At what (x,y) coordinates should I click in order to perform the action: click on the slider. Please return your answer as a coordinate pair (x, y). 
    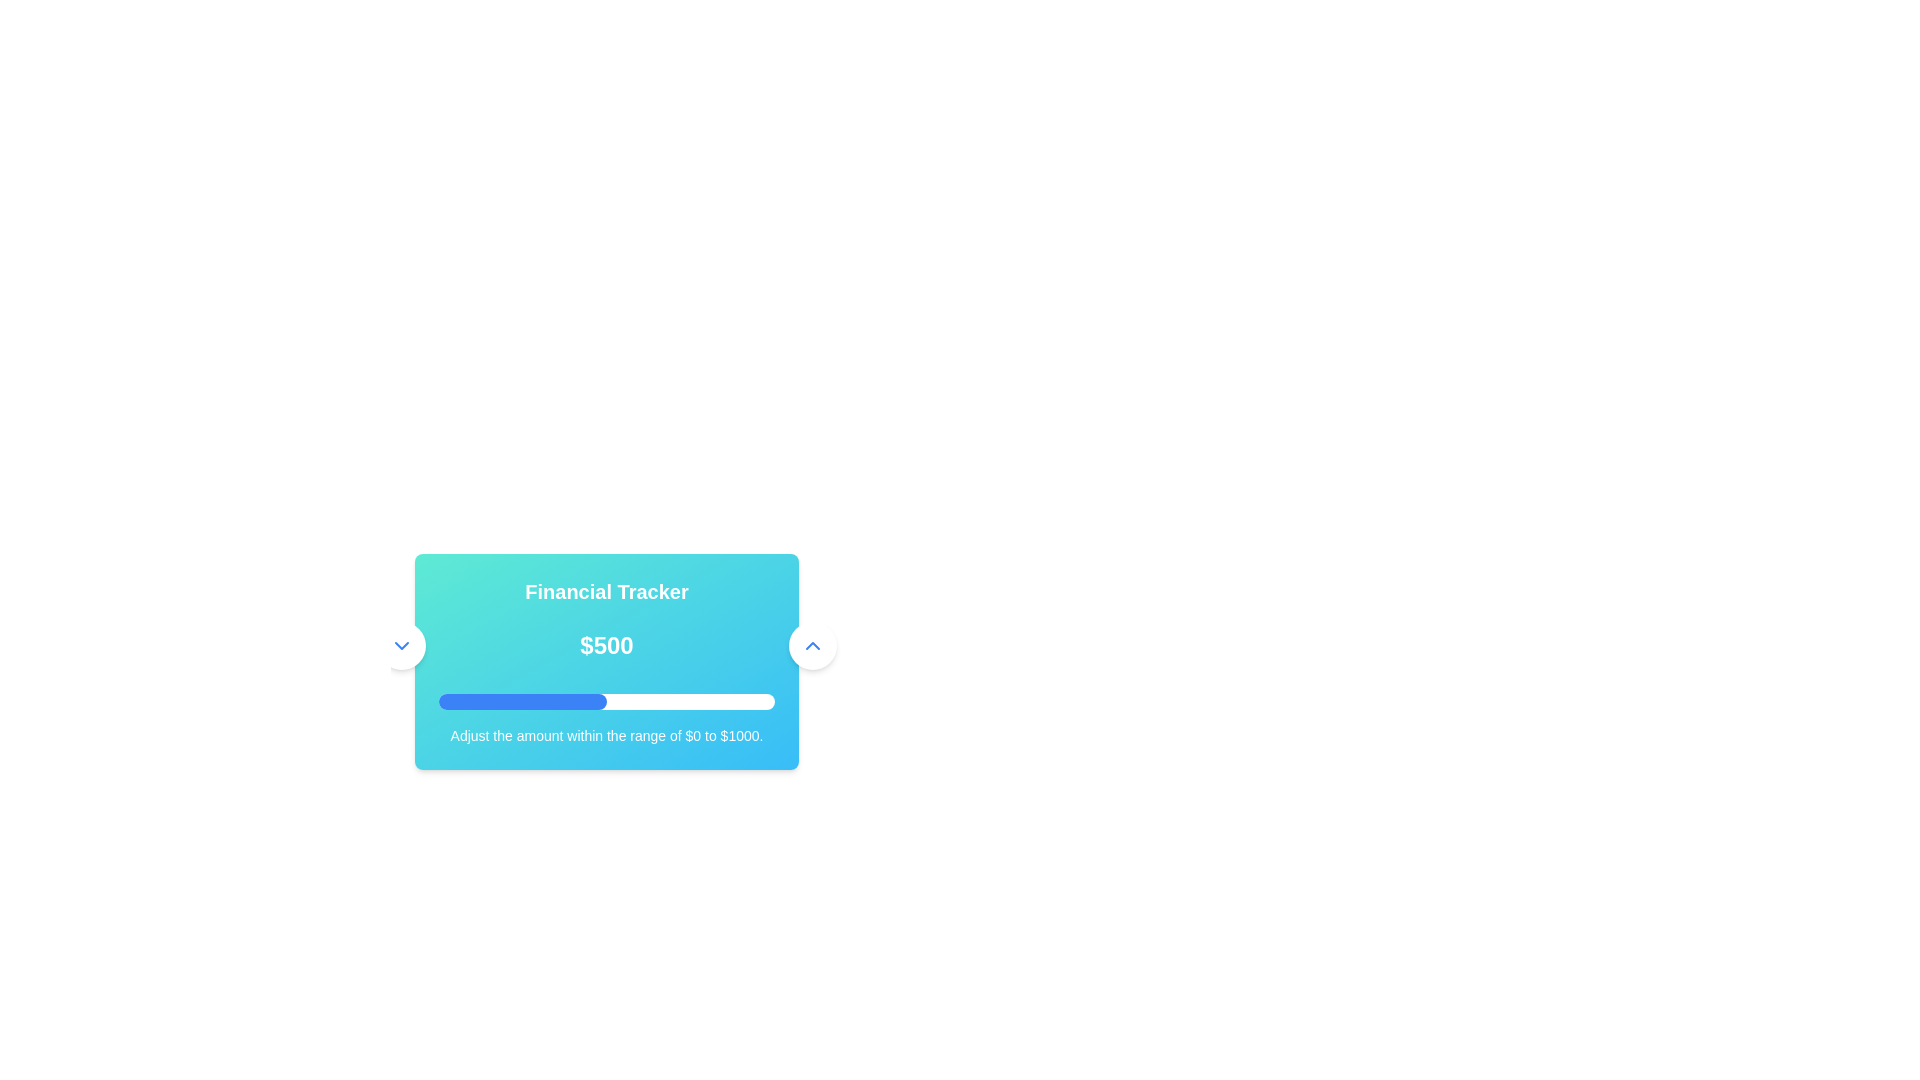
    Looking at the image, I should click on (631, 701).